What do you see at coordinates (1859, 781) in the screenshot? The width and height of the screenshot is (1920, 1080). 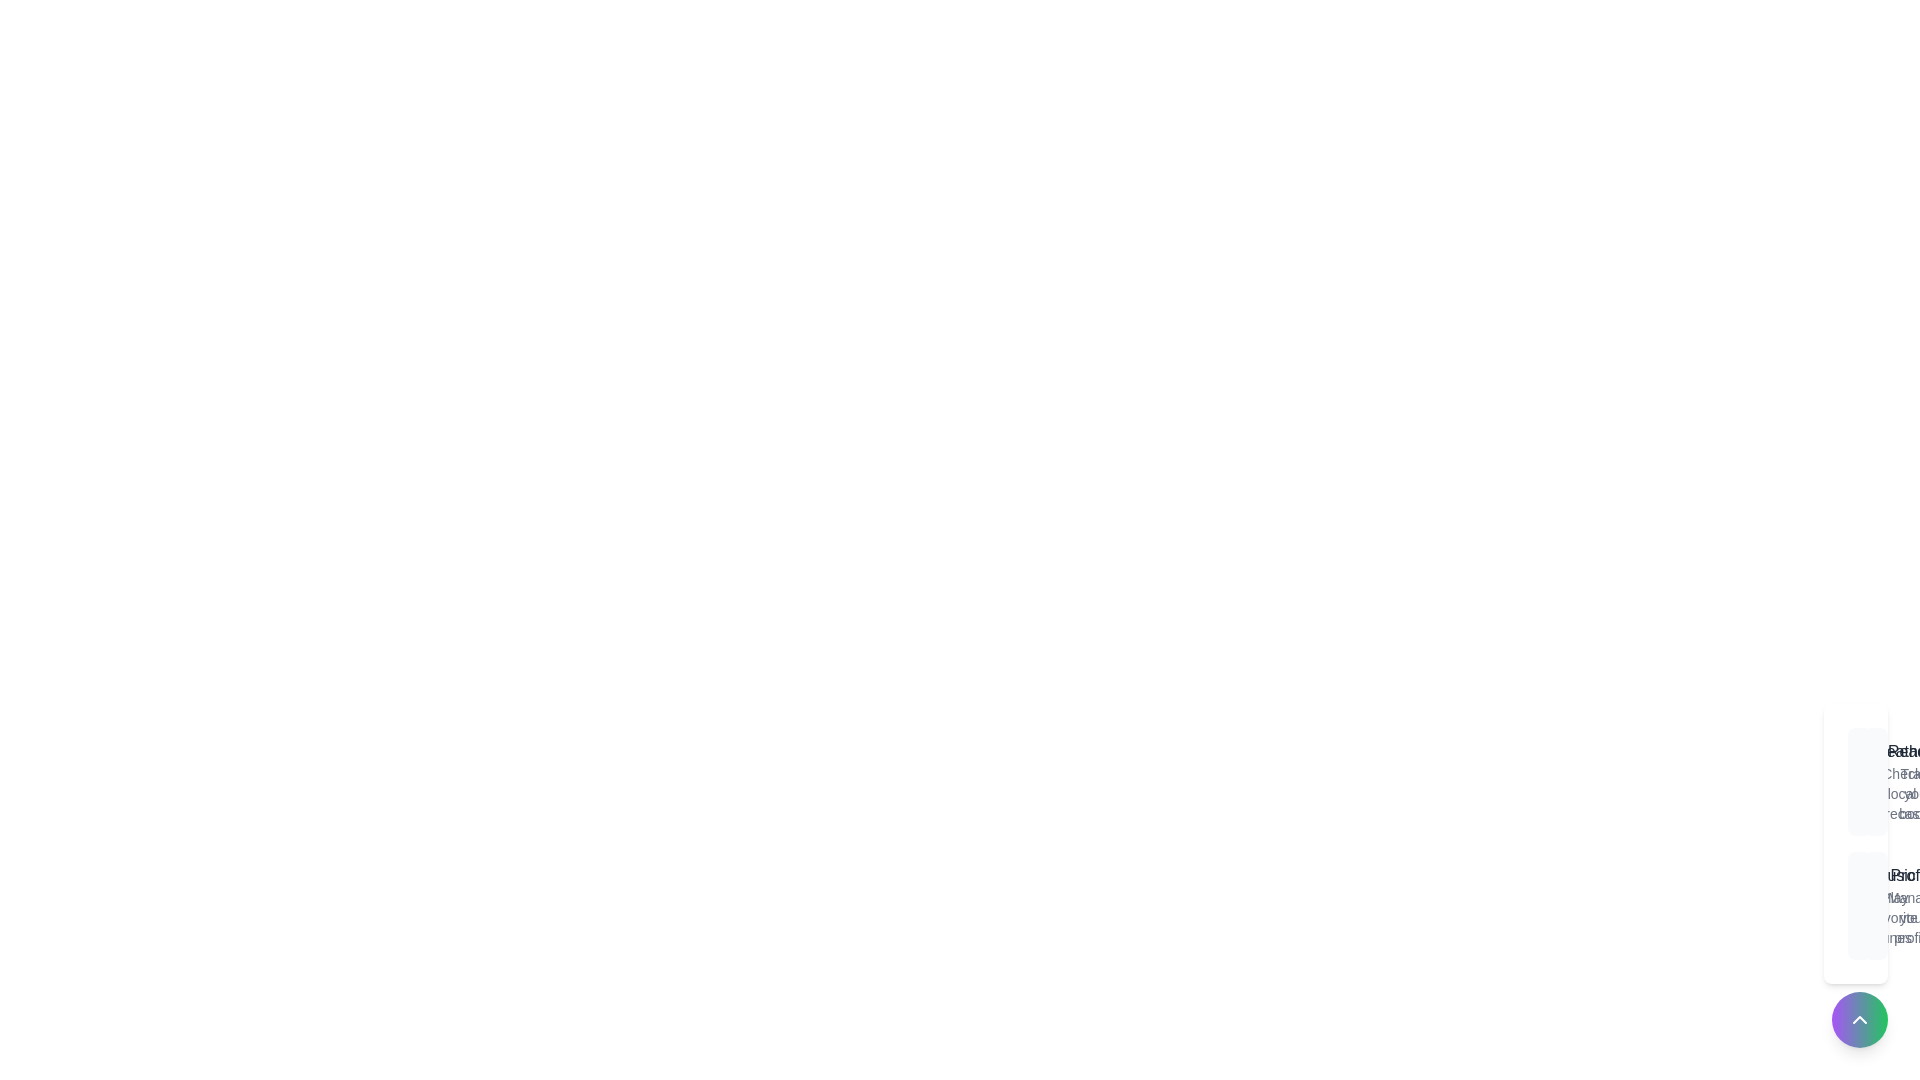 I see `the element labeled Weather to observe its hover effect` at bounding box center [1859, 781].